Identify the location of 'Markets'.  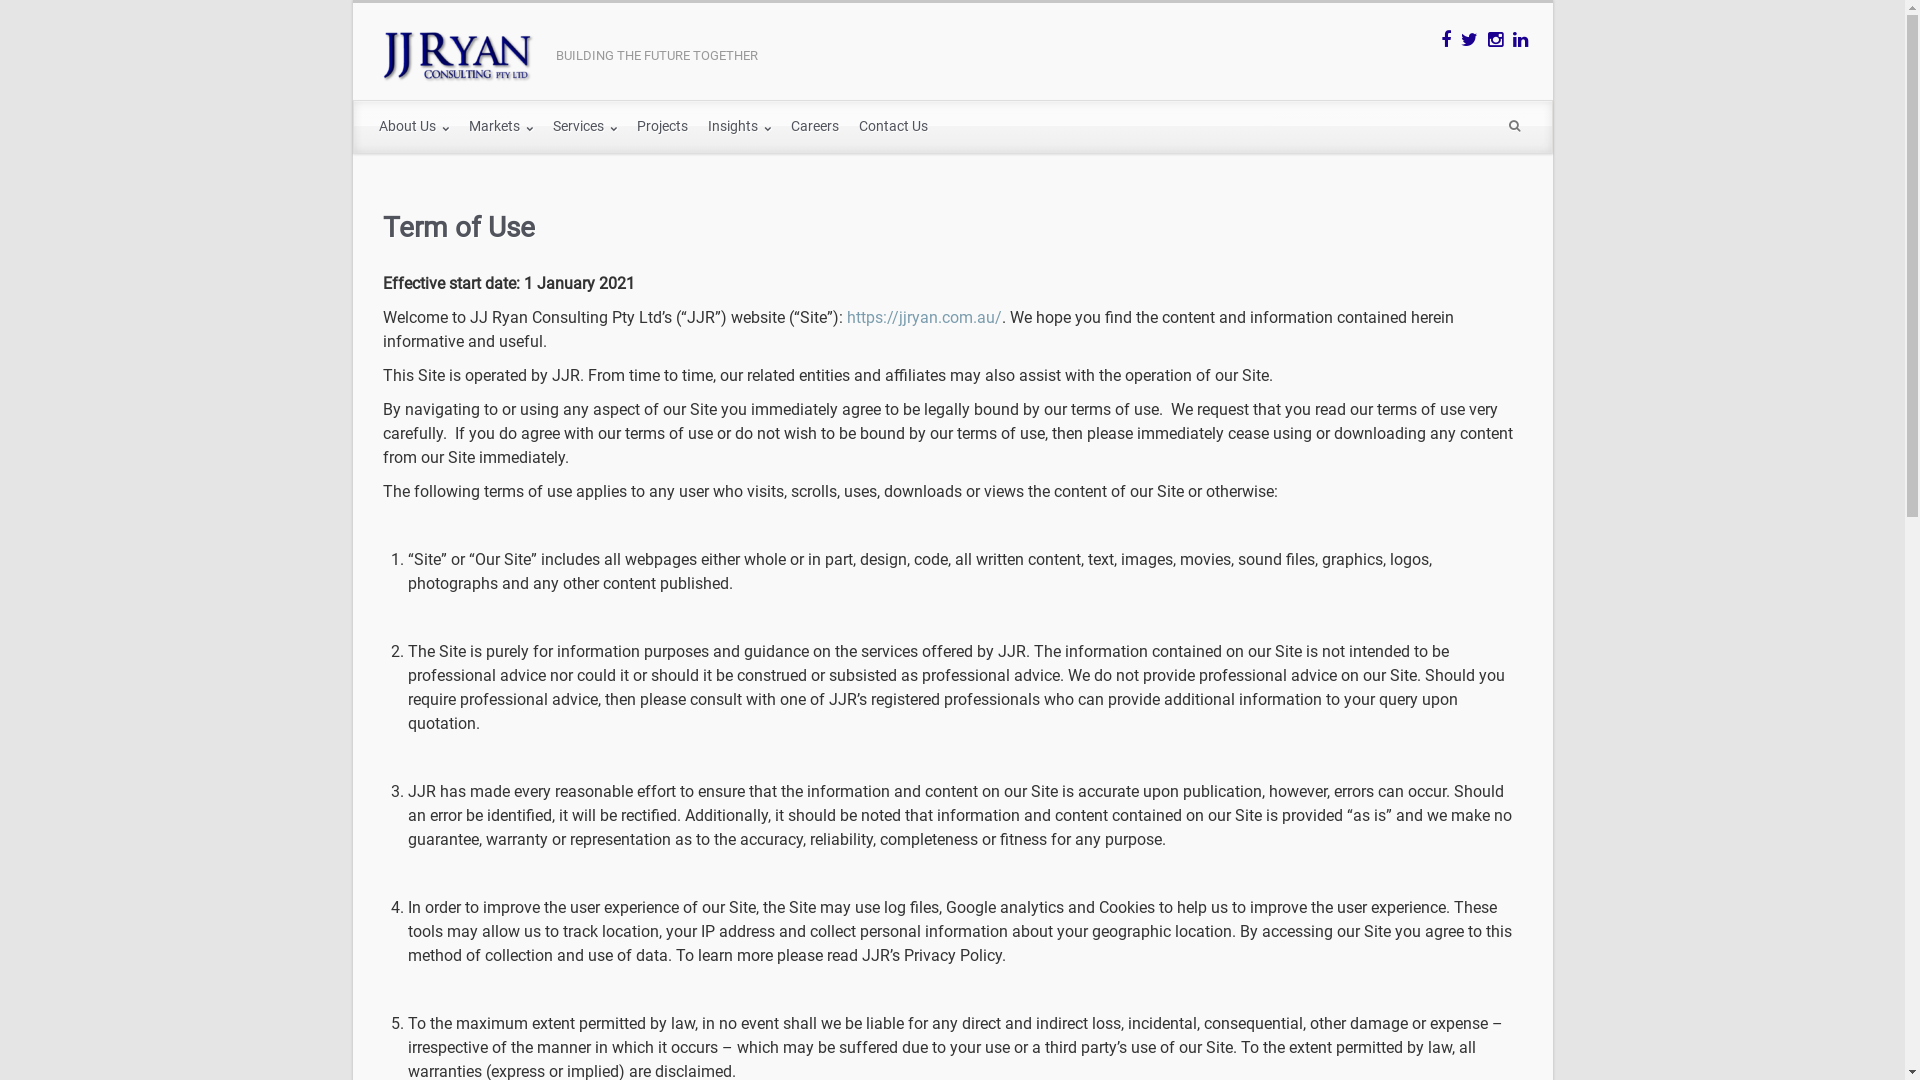
(499, 127).